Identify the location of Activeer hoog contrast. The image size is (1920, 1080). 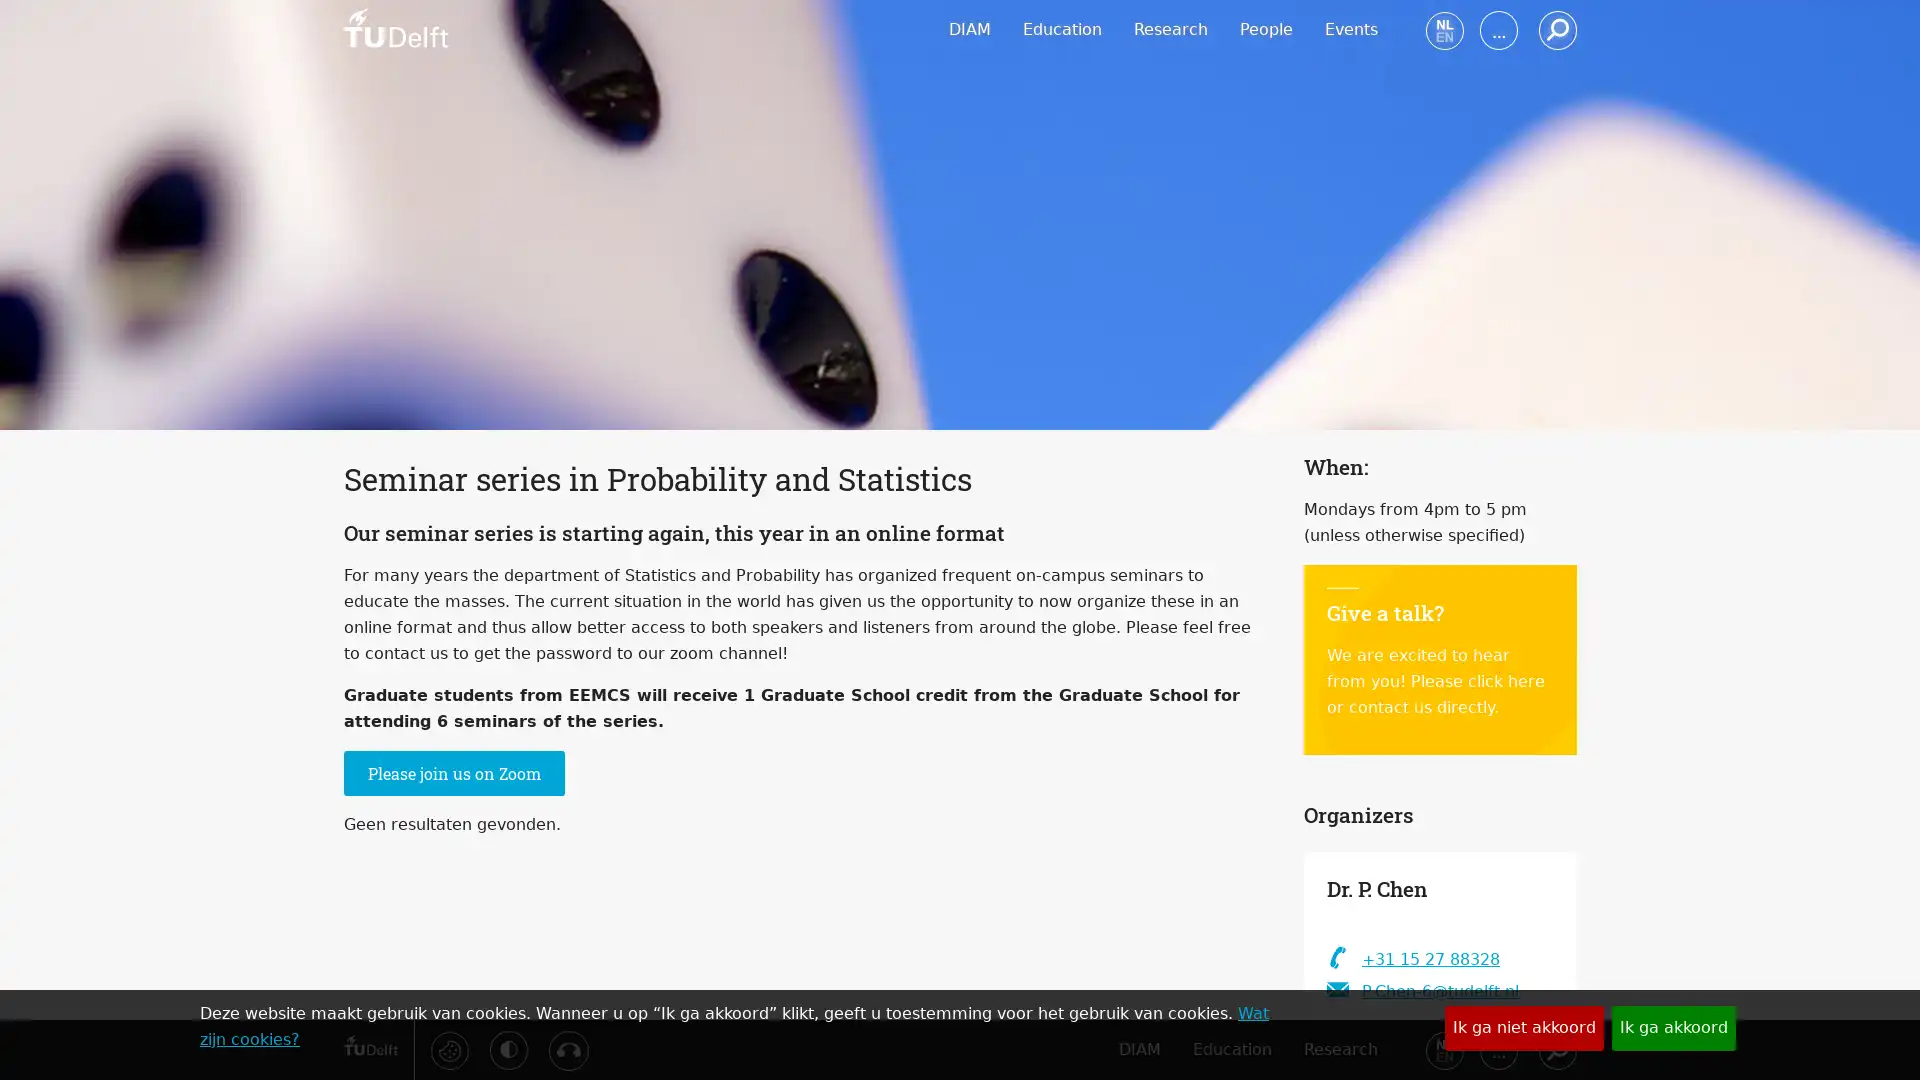
(508, 1048).